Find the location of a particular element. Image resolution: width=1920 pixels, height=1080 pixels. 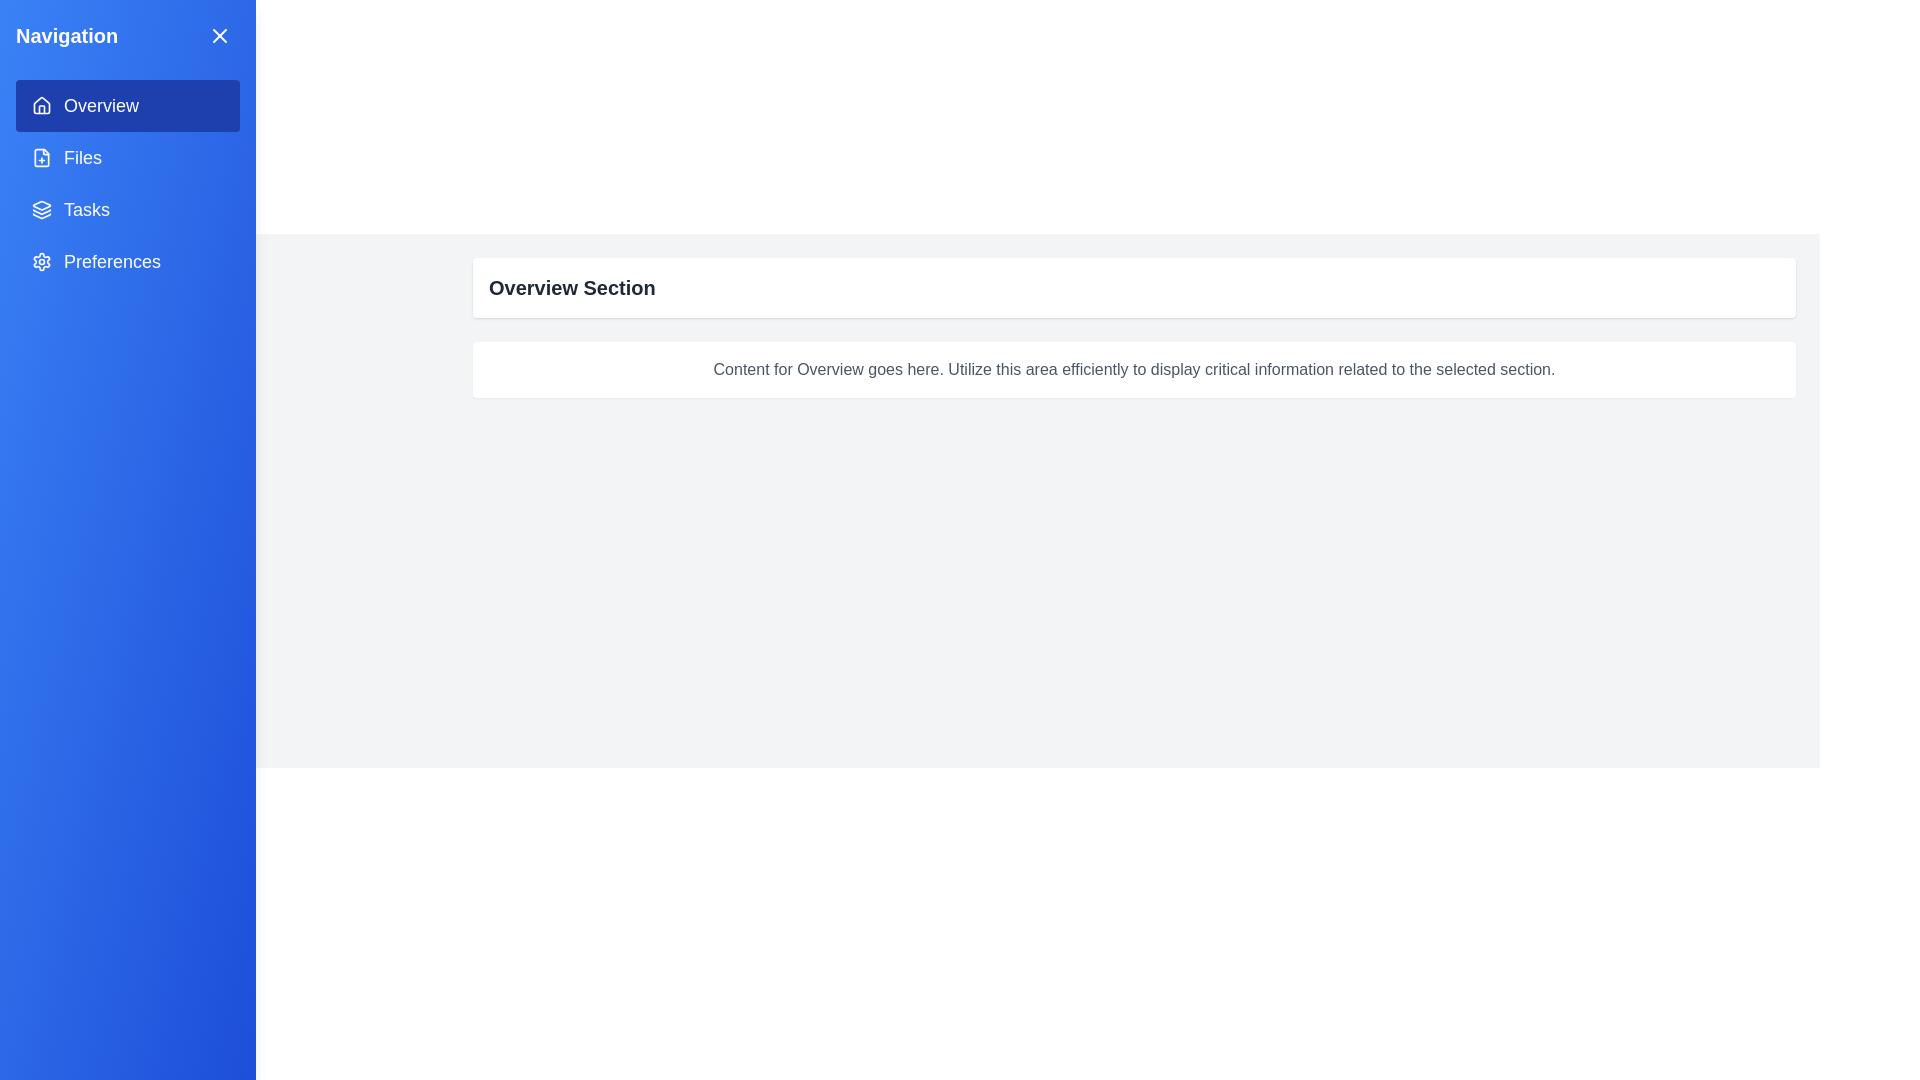

the close button (X icon) in the top-right corner of the navigation drawer to toggle its visibility is located at coordinates (220, 35).